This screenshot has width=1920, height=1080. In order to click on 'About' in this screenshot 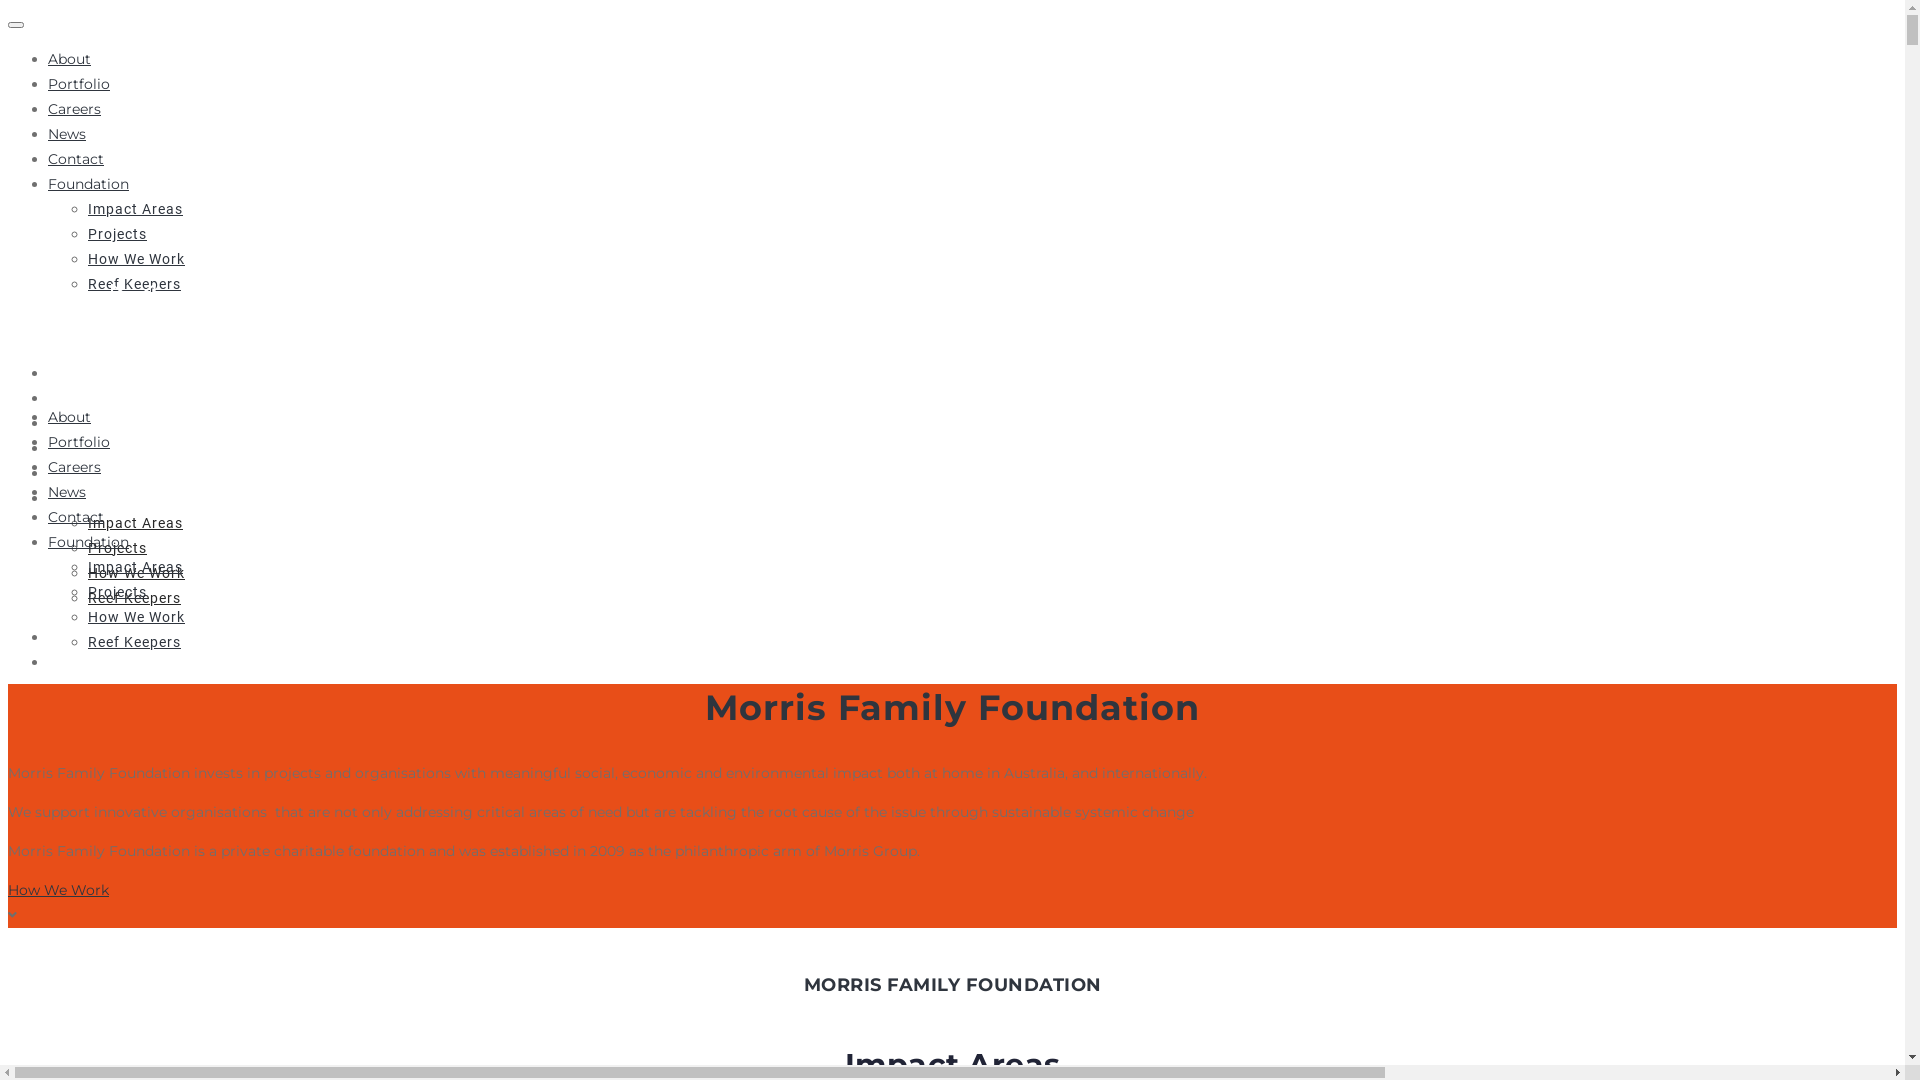, I will do `click(69, 57)`.